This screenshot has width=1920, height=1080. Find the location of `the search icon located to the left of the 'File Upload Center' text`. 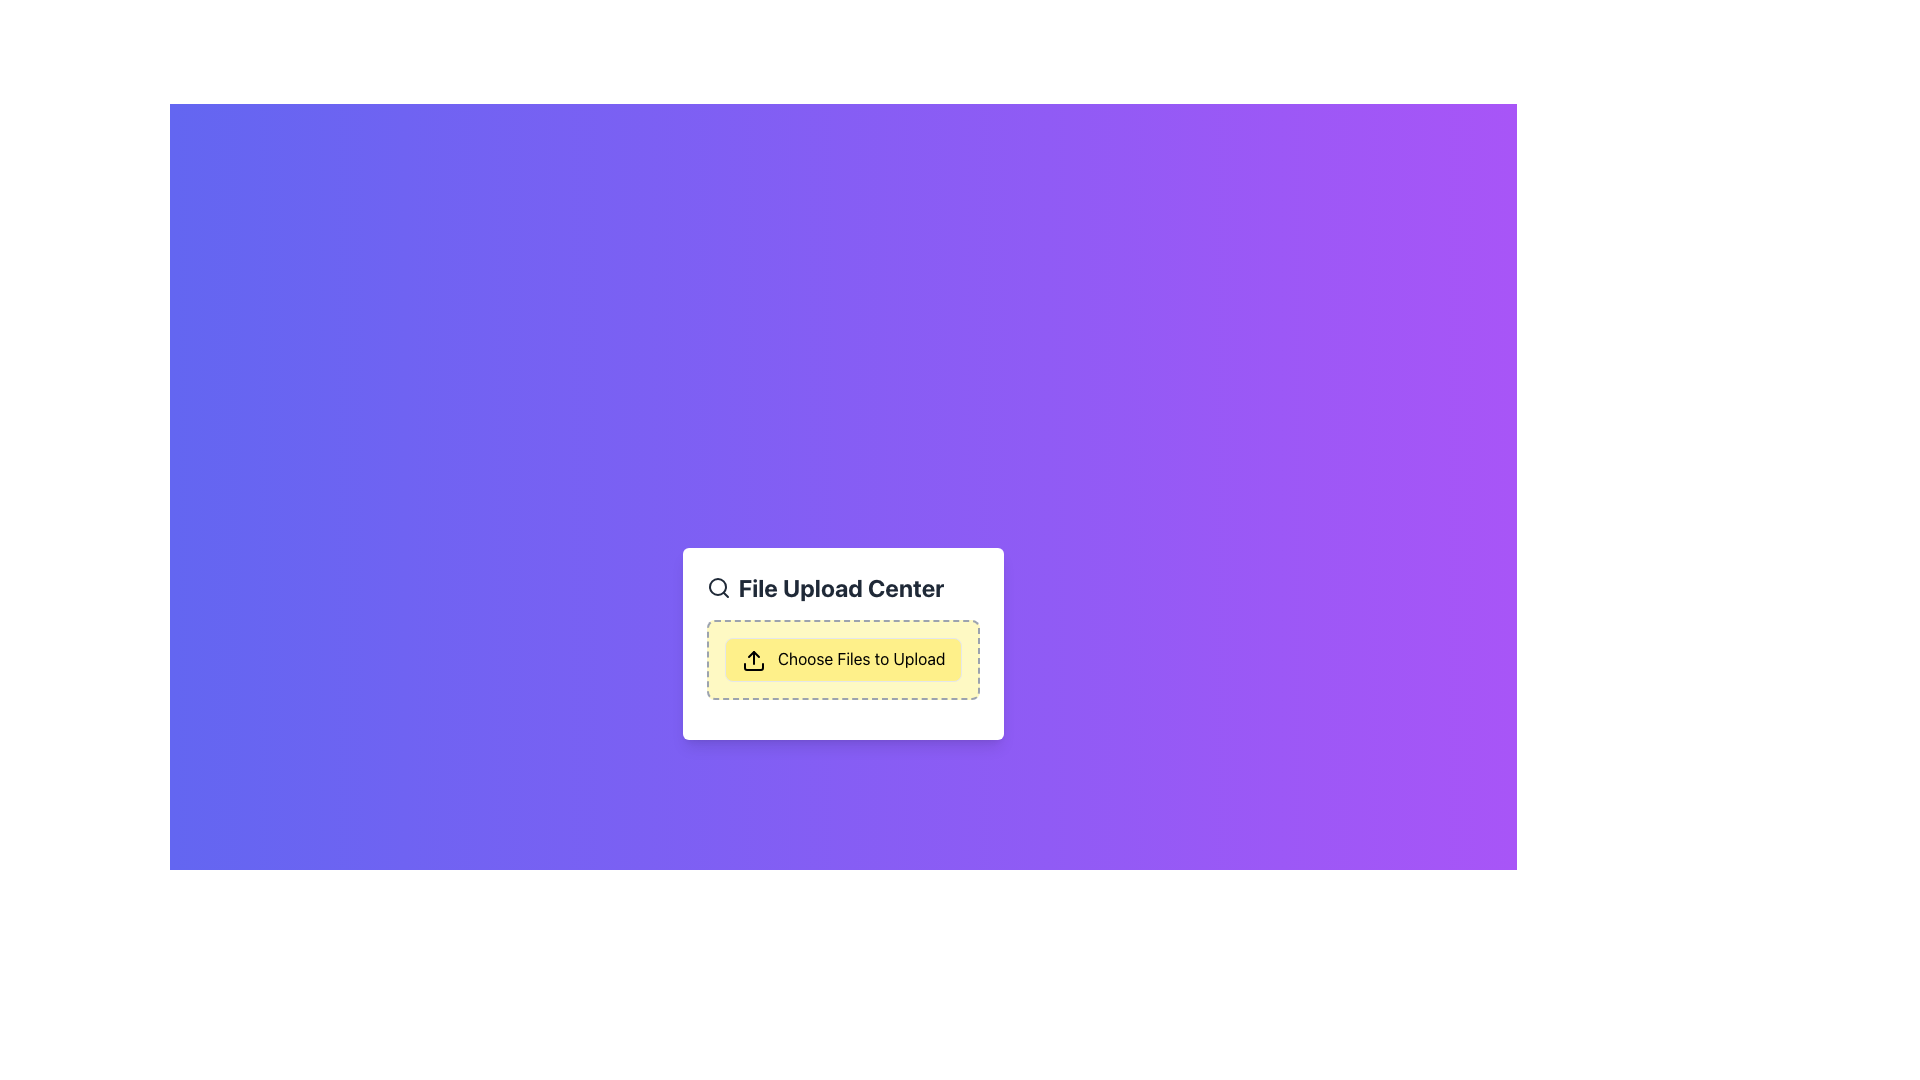

the search icon located to the left of the 'File Upload Center' text is located at coordinates (718, 587).